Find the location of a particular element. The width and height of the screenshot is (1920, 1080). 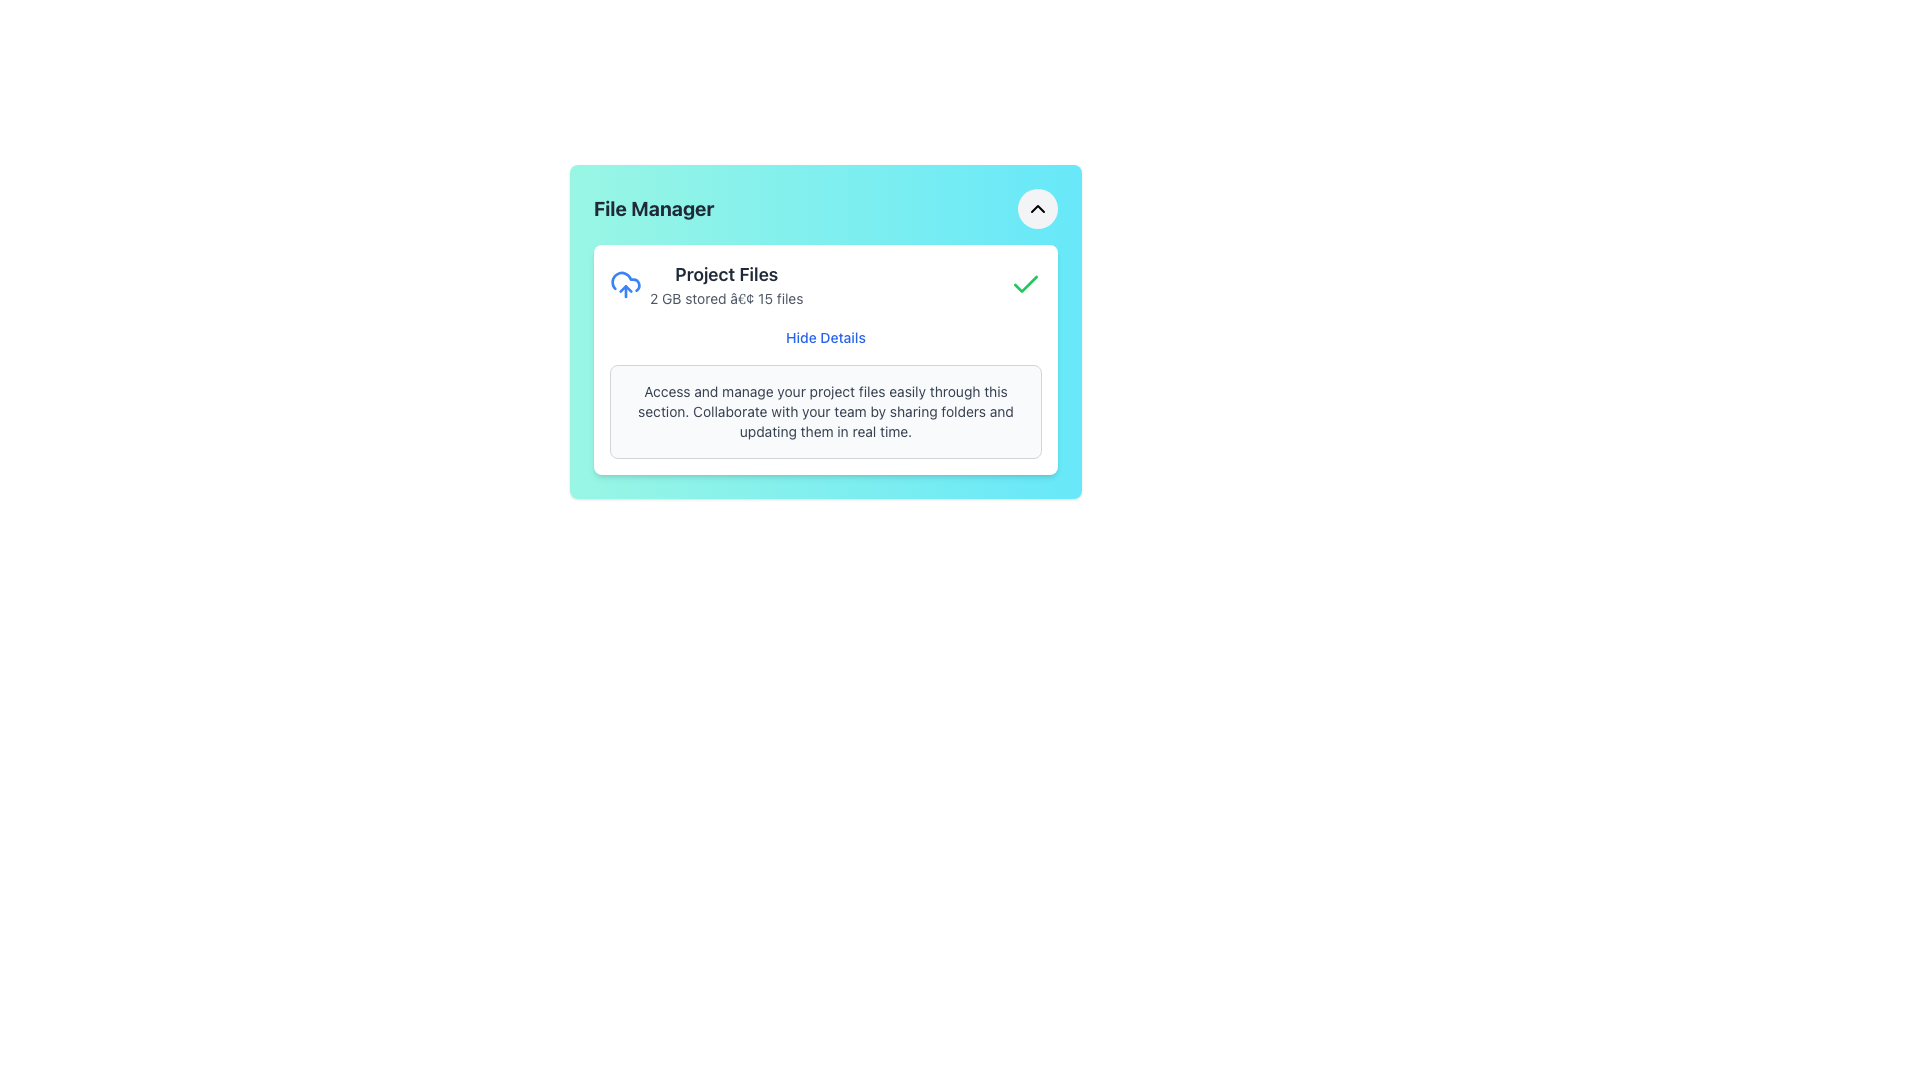

the Static Text element that provides metadata regarding storage usage and the number of files available, located beneath the 'Project Files' header is located at coordinates (725, 299).